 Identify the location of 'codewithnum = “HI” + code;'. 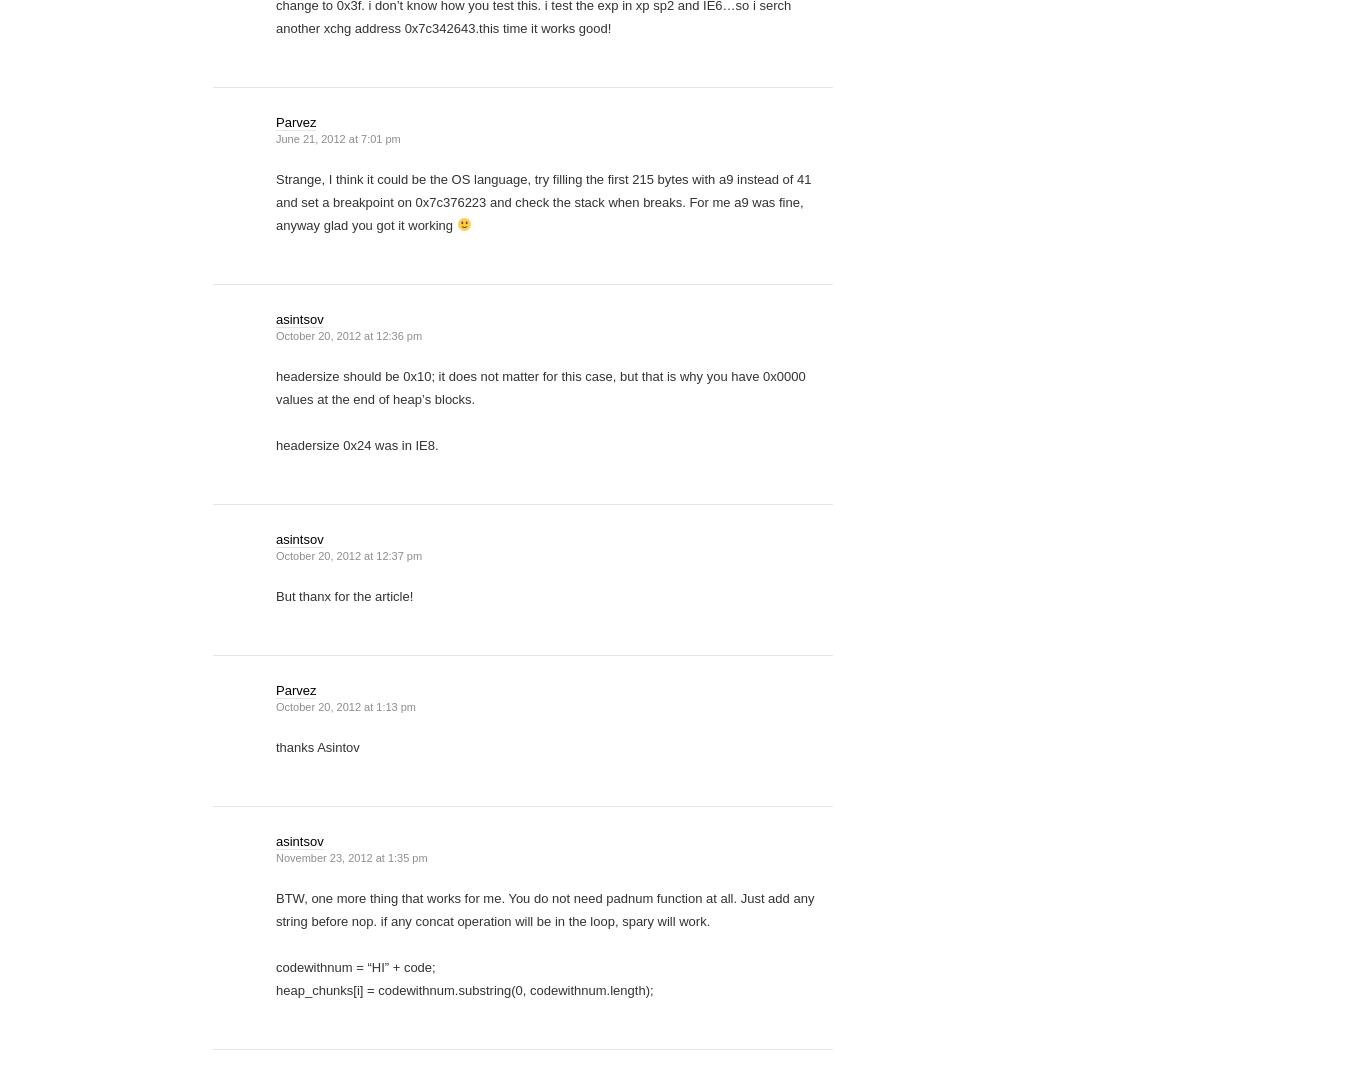
(354, 966).